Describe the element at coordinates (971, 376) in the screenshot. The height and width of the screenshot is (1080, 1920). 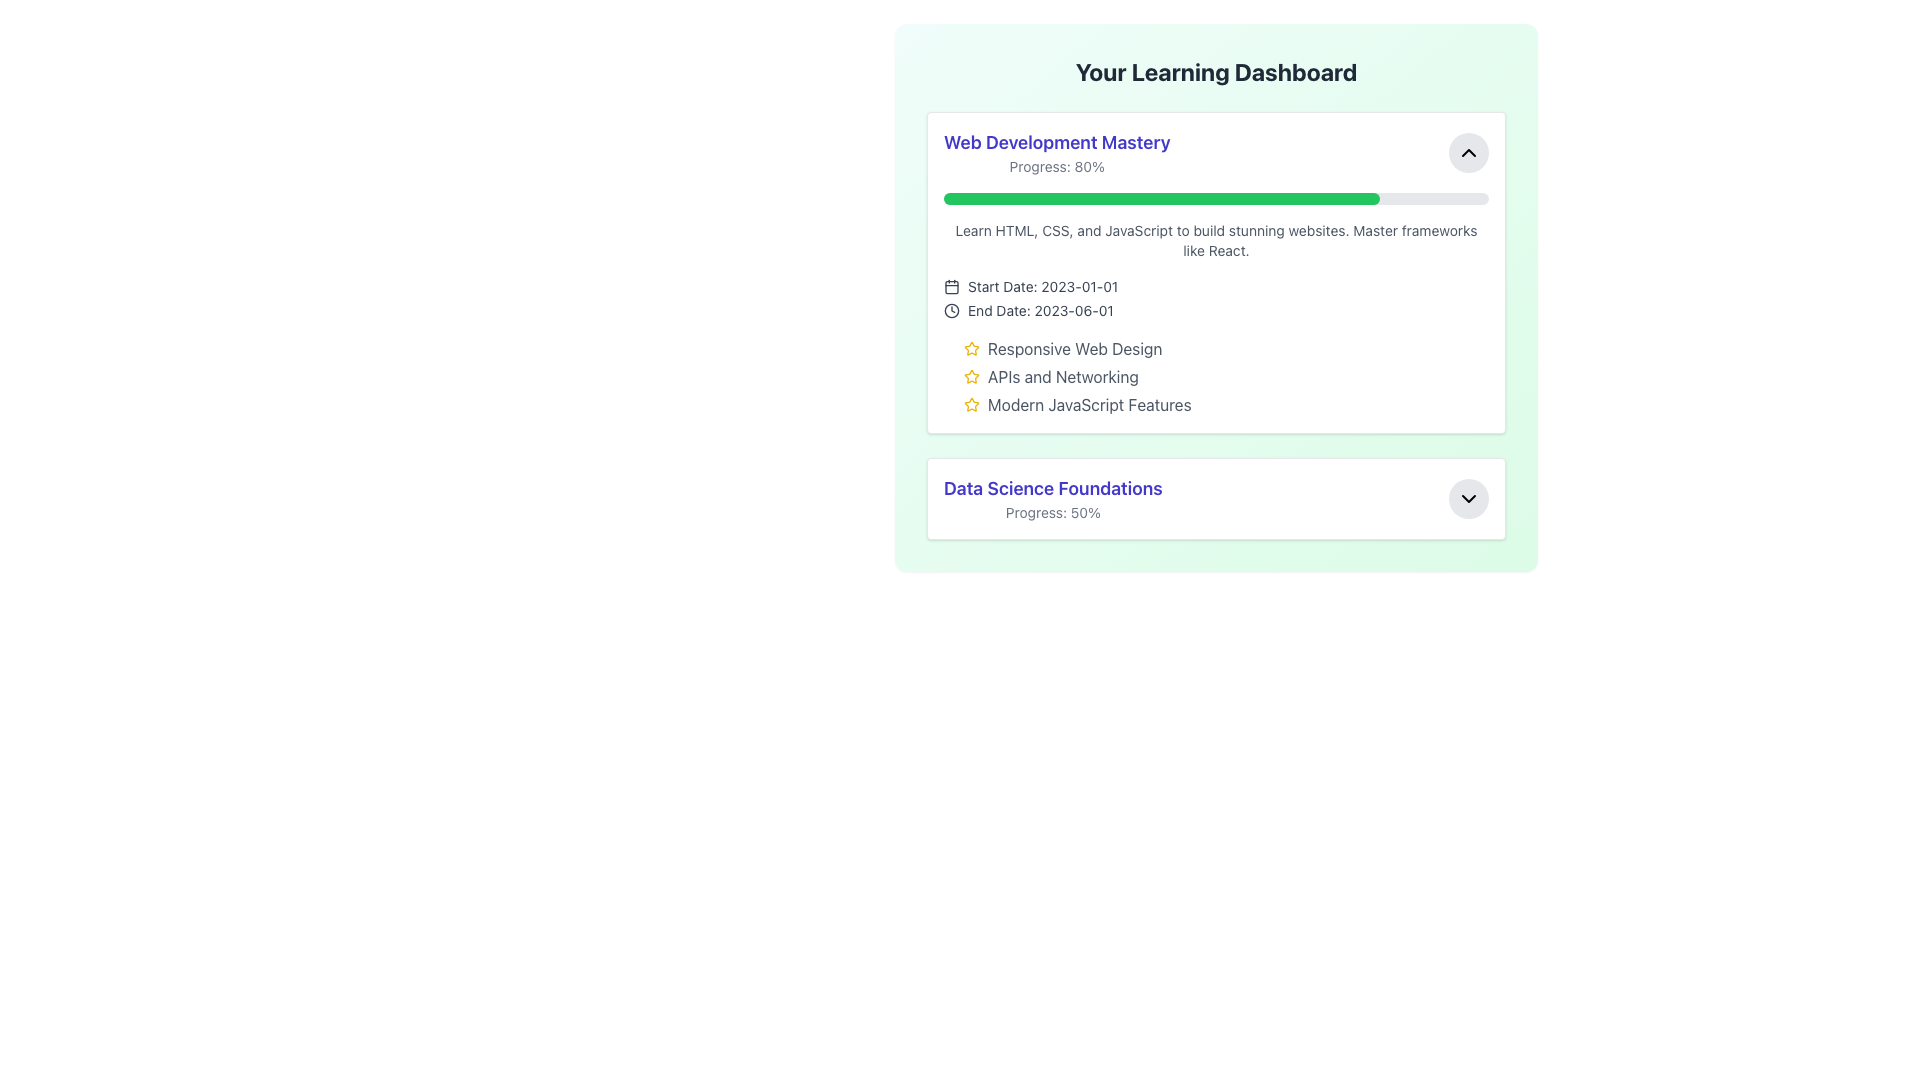
I see `the star-shaped icon with a yellow fill located under the 'Web Development Mastery' section, adjacent to the text 'Responsive Web Design'` at that location.